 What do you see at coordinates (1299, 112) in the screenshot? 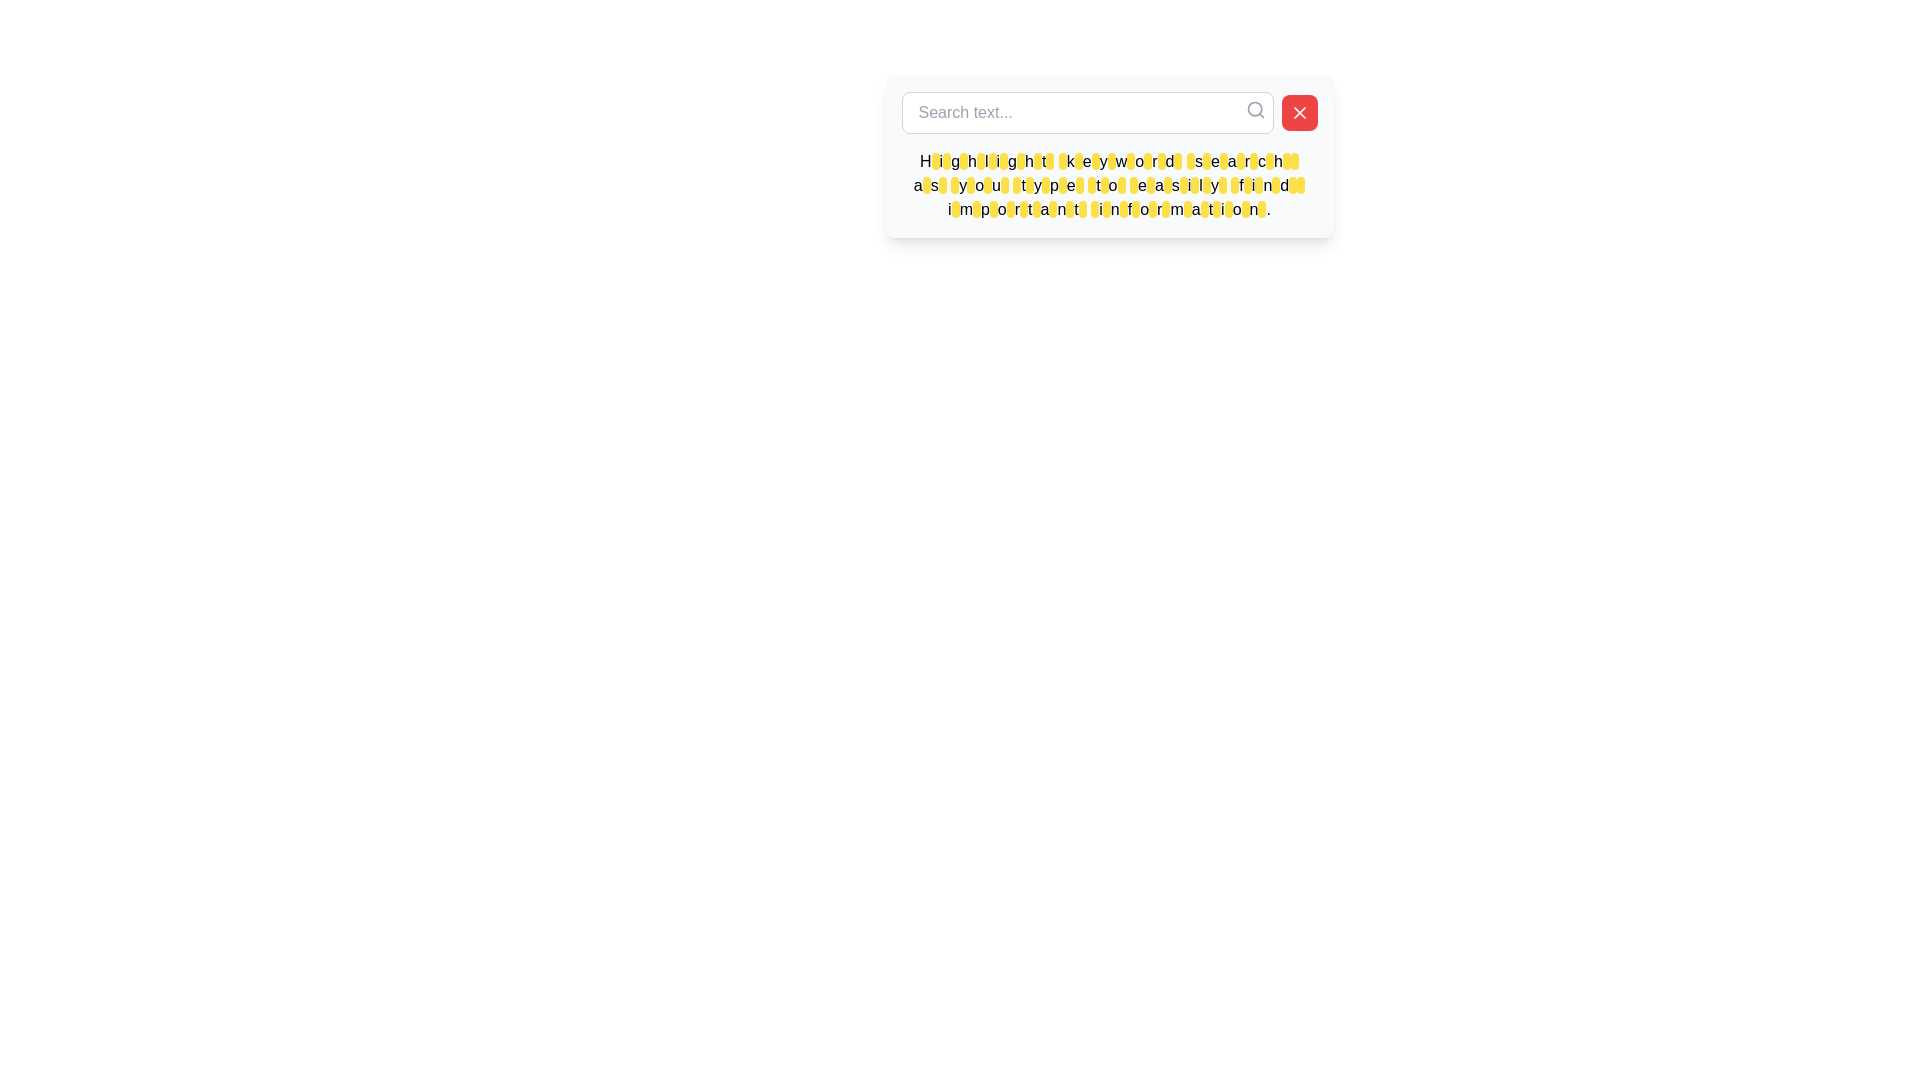
I see `the close icon resembling a bold 'X' with a red background to clear the input in the search bar` at bounding box center [1299, 112].